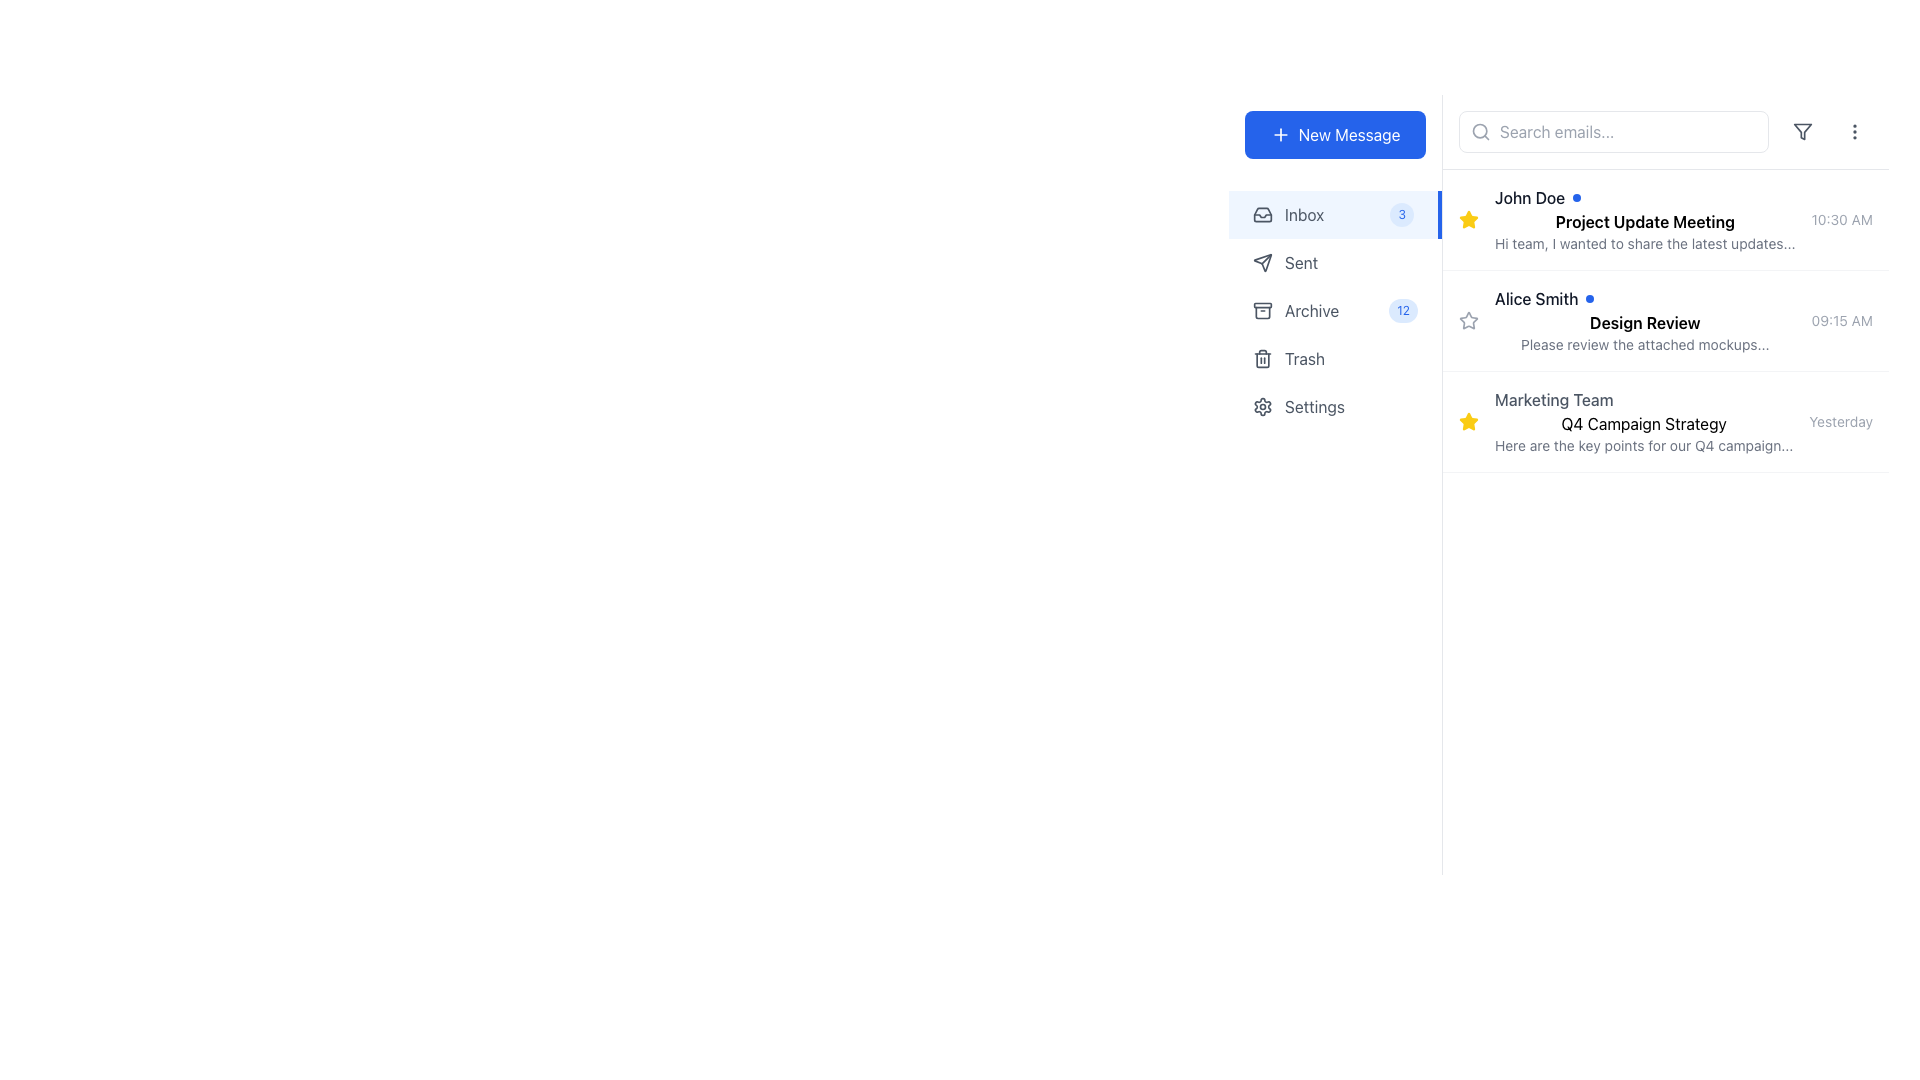 The height and width of the screenshot is (1080, 1920). Describe the element at coordinates (1665, 420) in the screenshot. I see `the Interactive List Item titled 'Q4 Campaign Strategy'` at that location.